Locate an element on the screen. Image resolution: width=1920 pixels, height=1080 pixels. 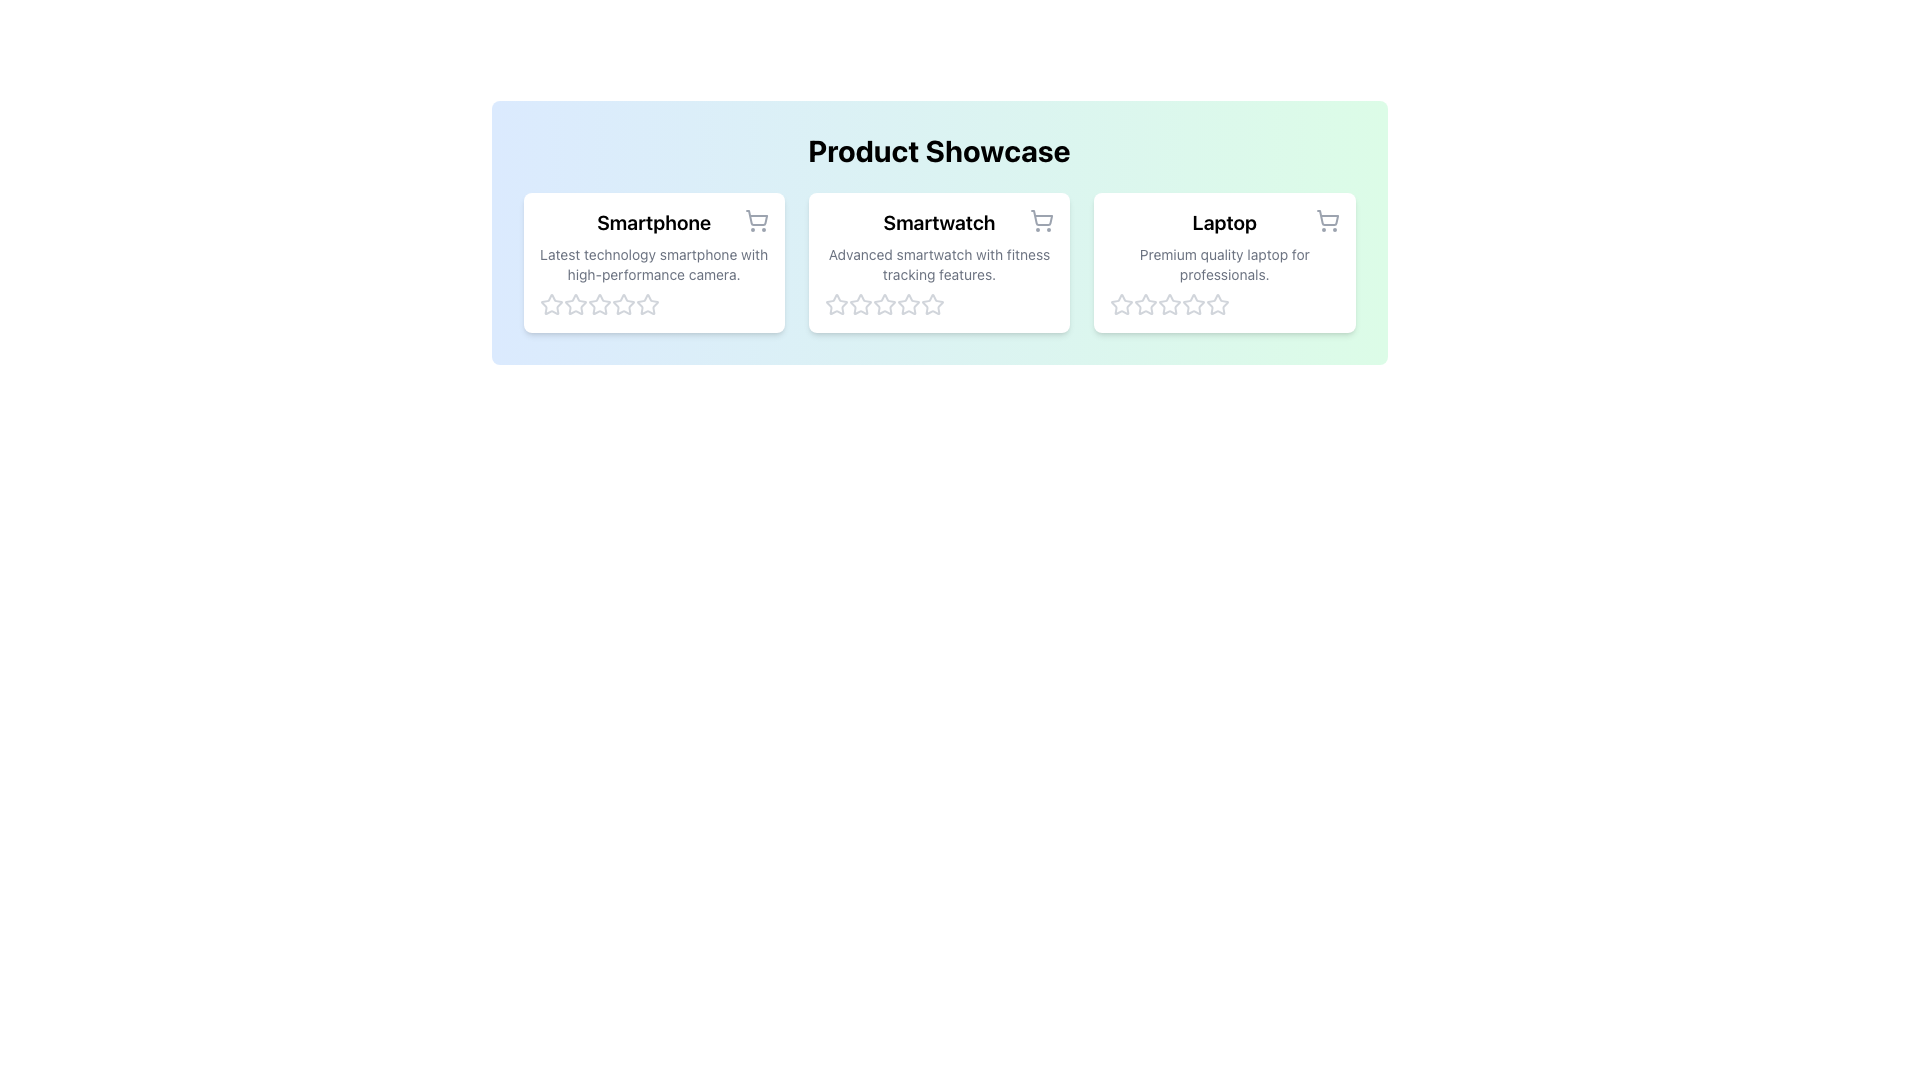
the third star icon in the rating section below the 'Smartwatch' product card is located at coordinates (883, 304).